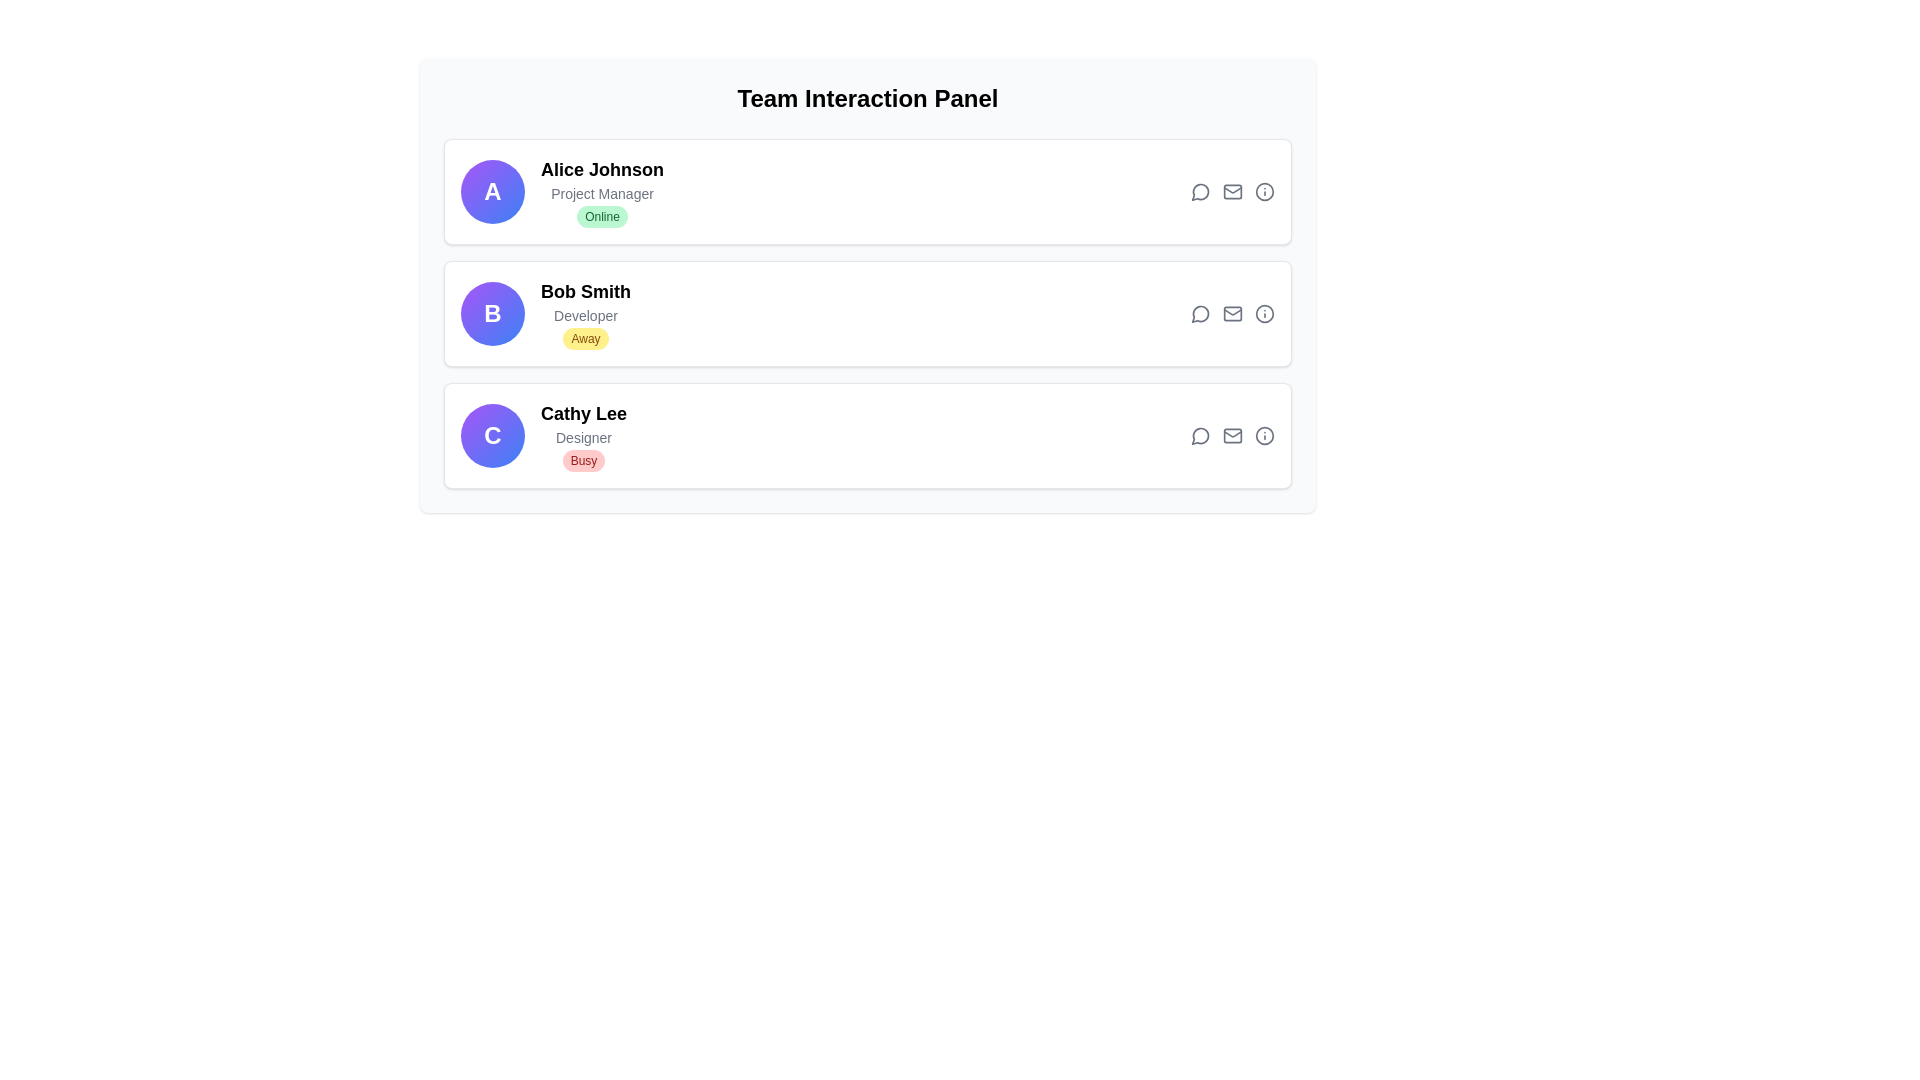 The width and height of the screenshot is (1920, 1080). Describe the element at coordinates (868, 285) in the screenshot. I see `the second section of the team interaction panel, which displays details for 'Bob Smith - Developer - Away'` at that location.